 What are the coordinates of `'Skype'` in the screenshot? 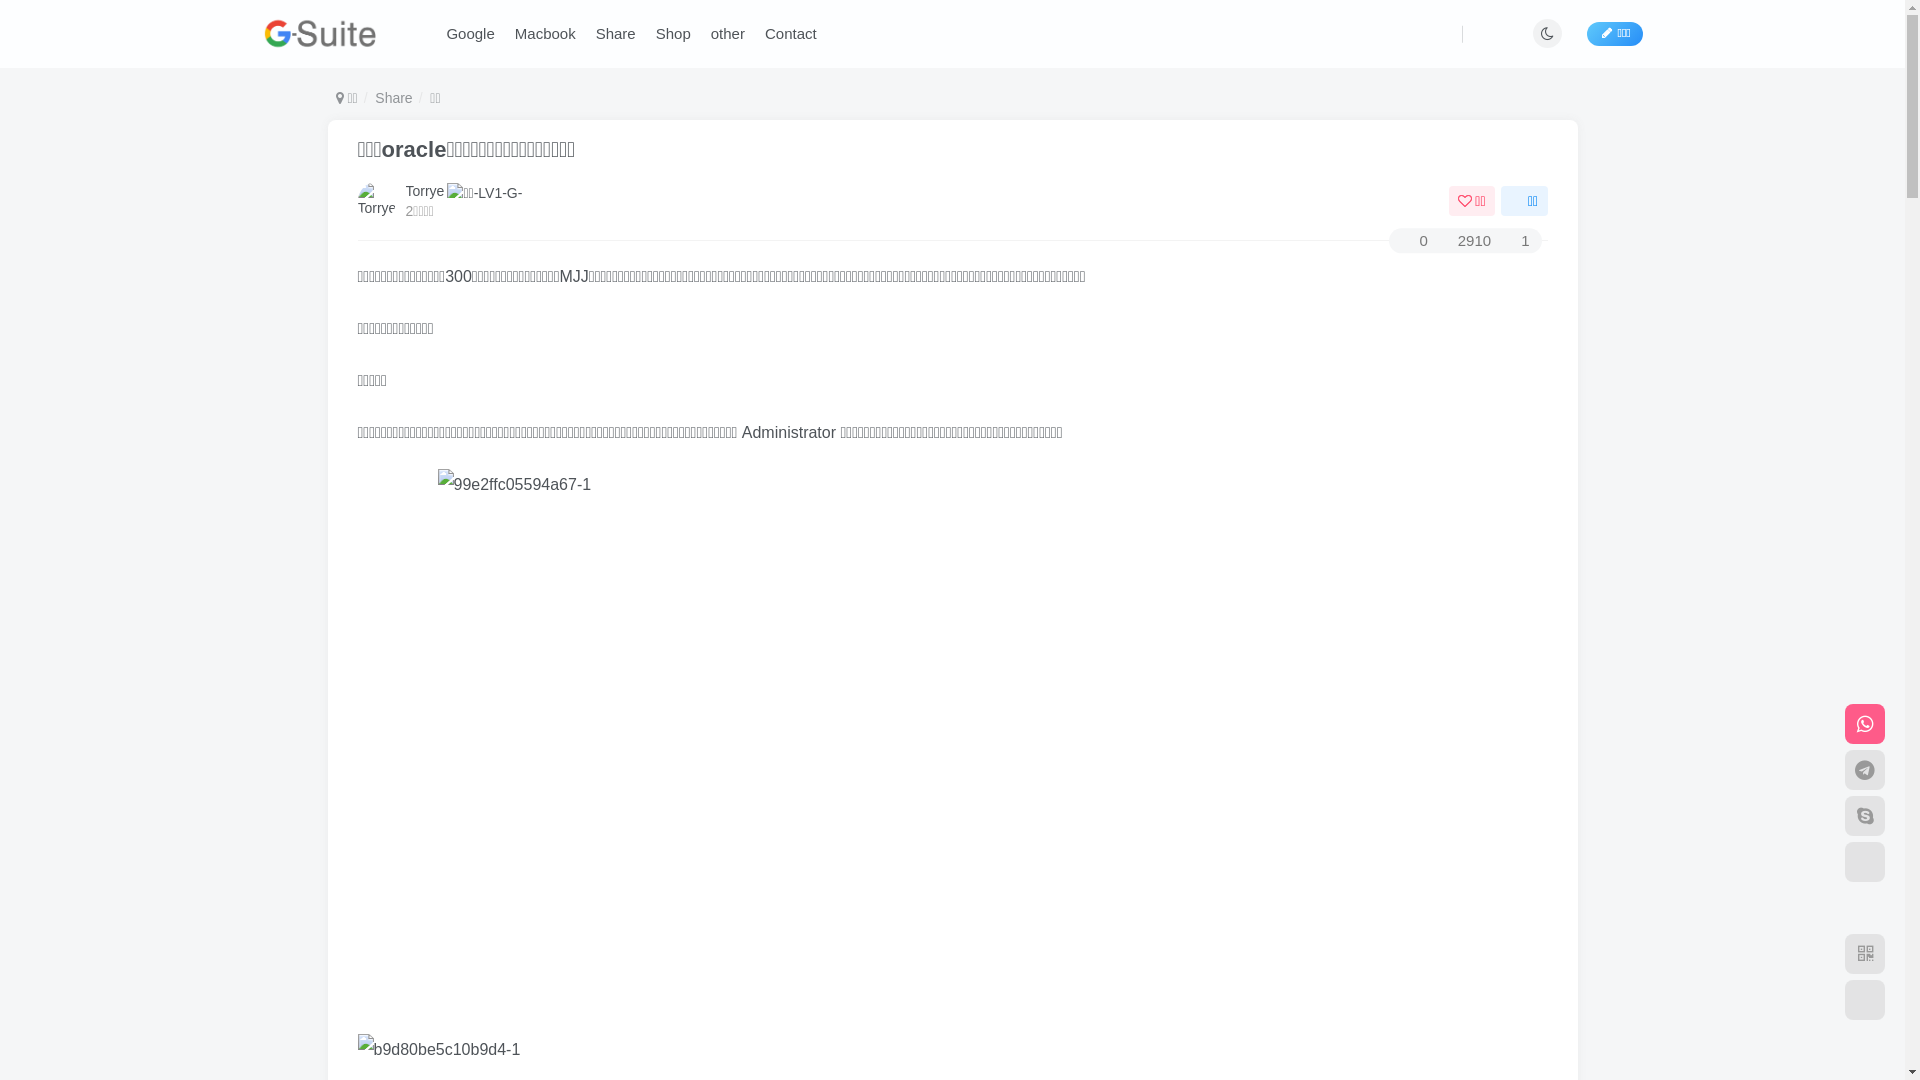 It's located at (1864, 816).